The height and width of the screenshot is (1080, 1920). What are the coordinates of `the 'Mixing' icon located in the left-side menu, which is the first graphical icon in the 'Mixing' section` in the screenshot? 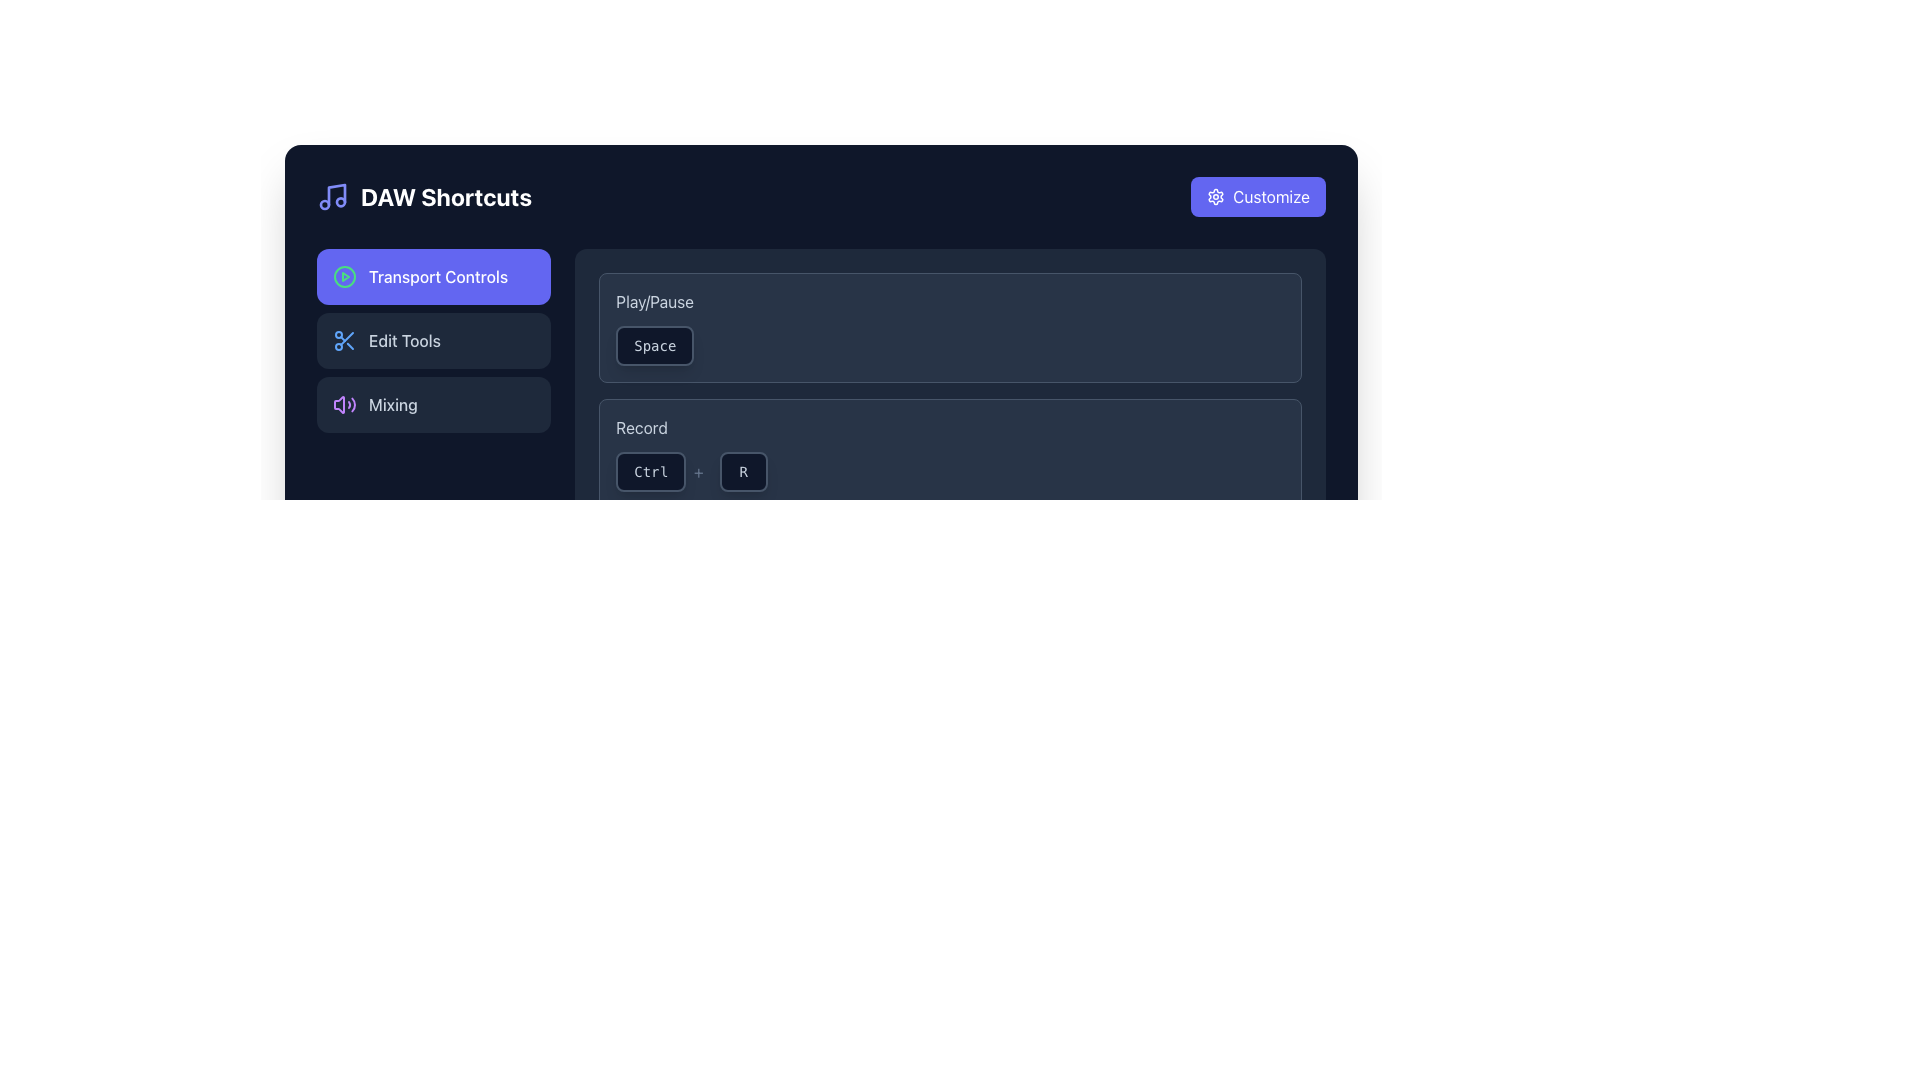 It's located at (345, 405).